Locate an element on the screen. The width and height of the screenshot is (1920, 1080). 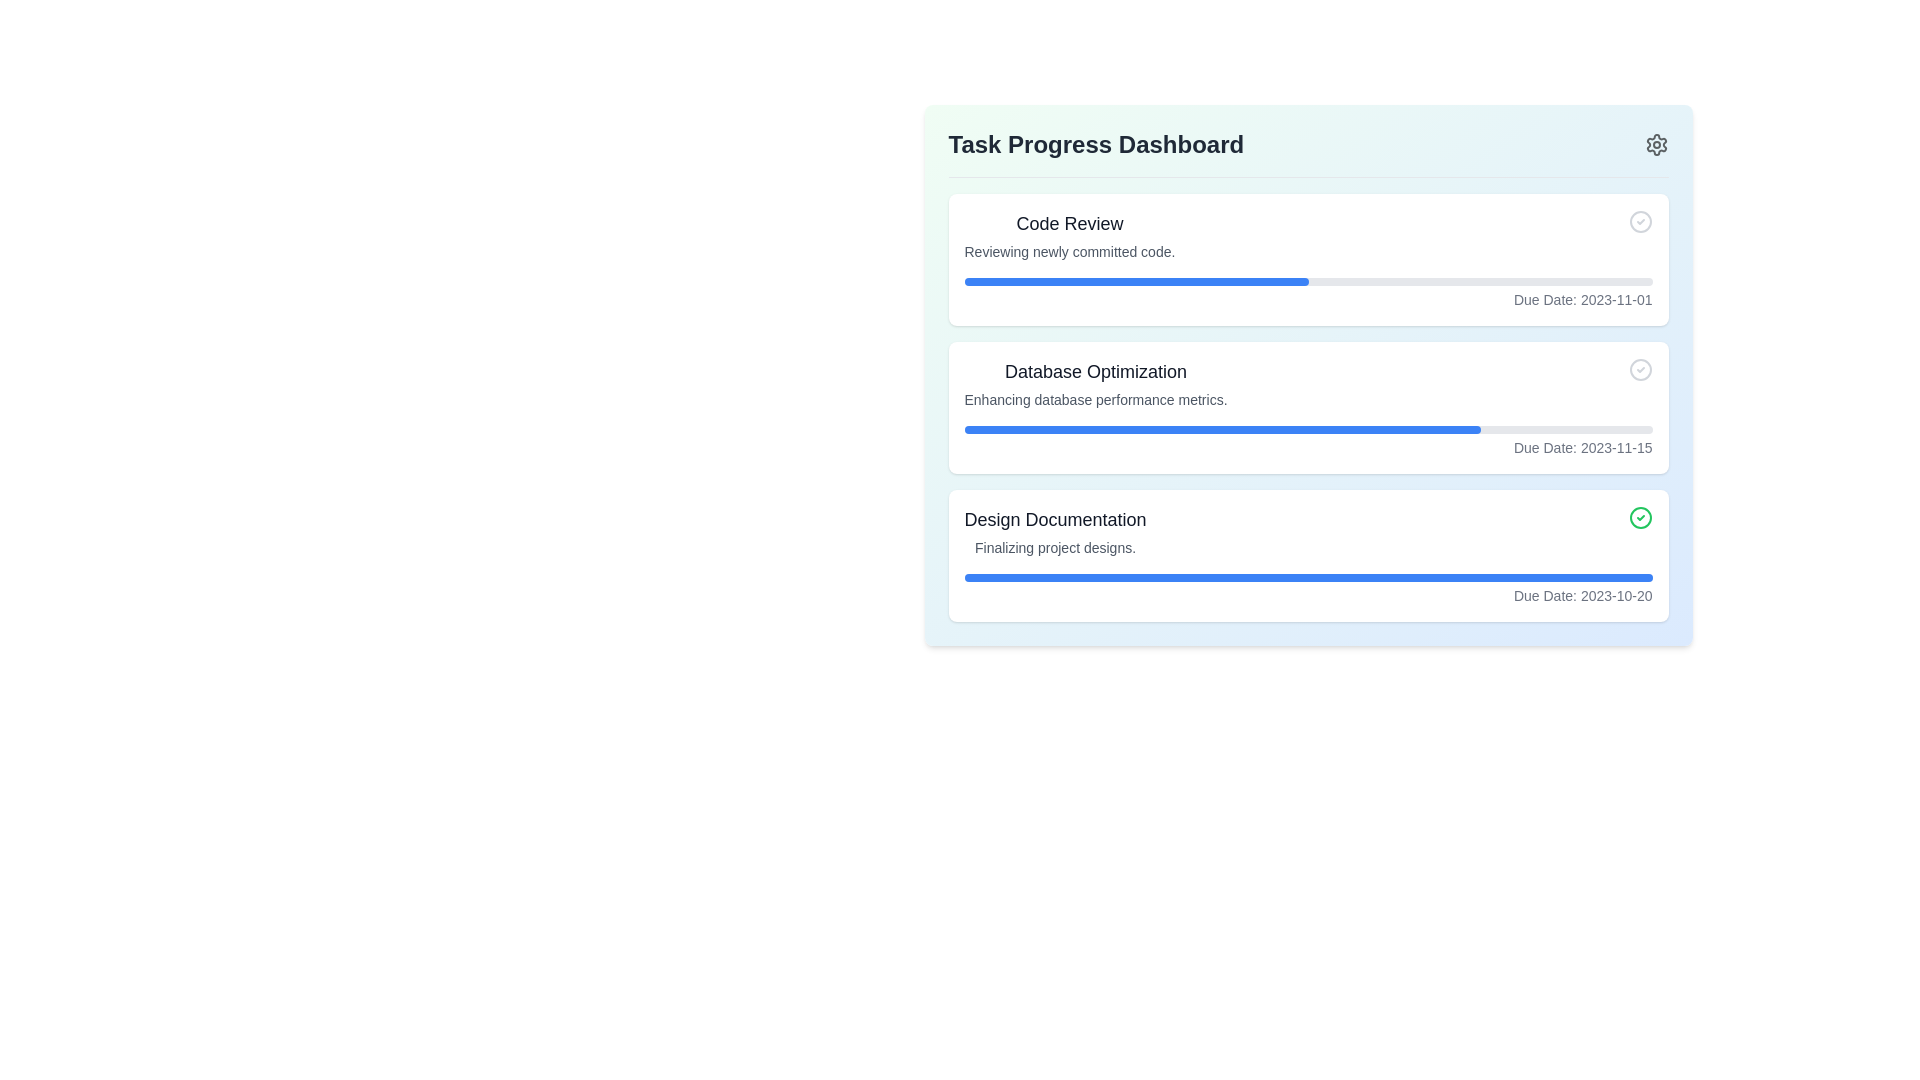
the circular icon with a checkmark inside, which is part of the 'Database Optimization' section in the 'Task Progress Dashboard' is located at coordinates (1640, 370).